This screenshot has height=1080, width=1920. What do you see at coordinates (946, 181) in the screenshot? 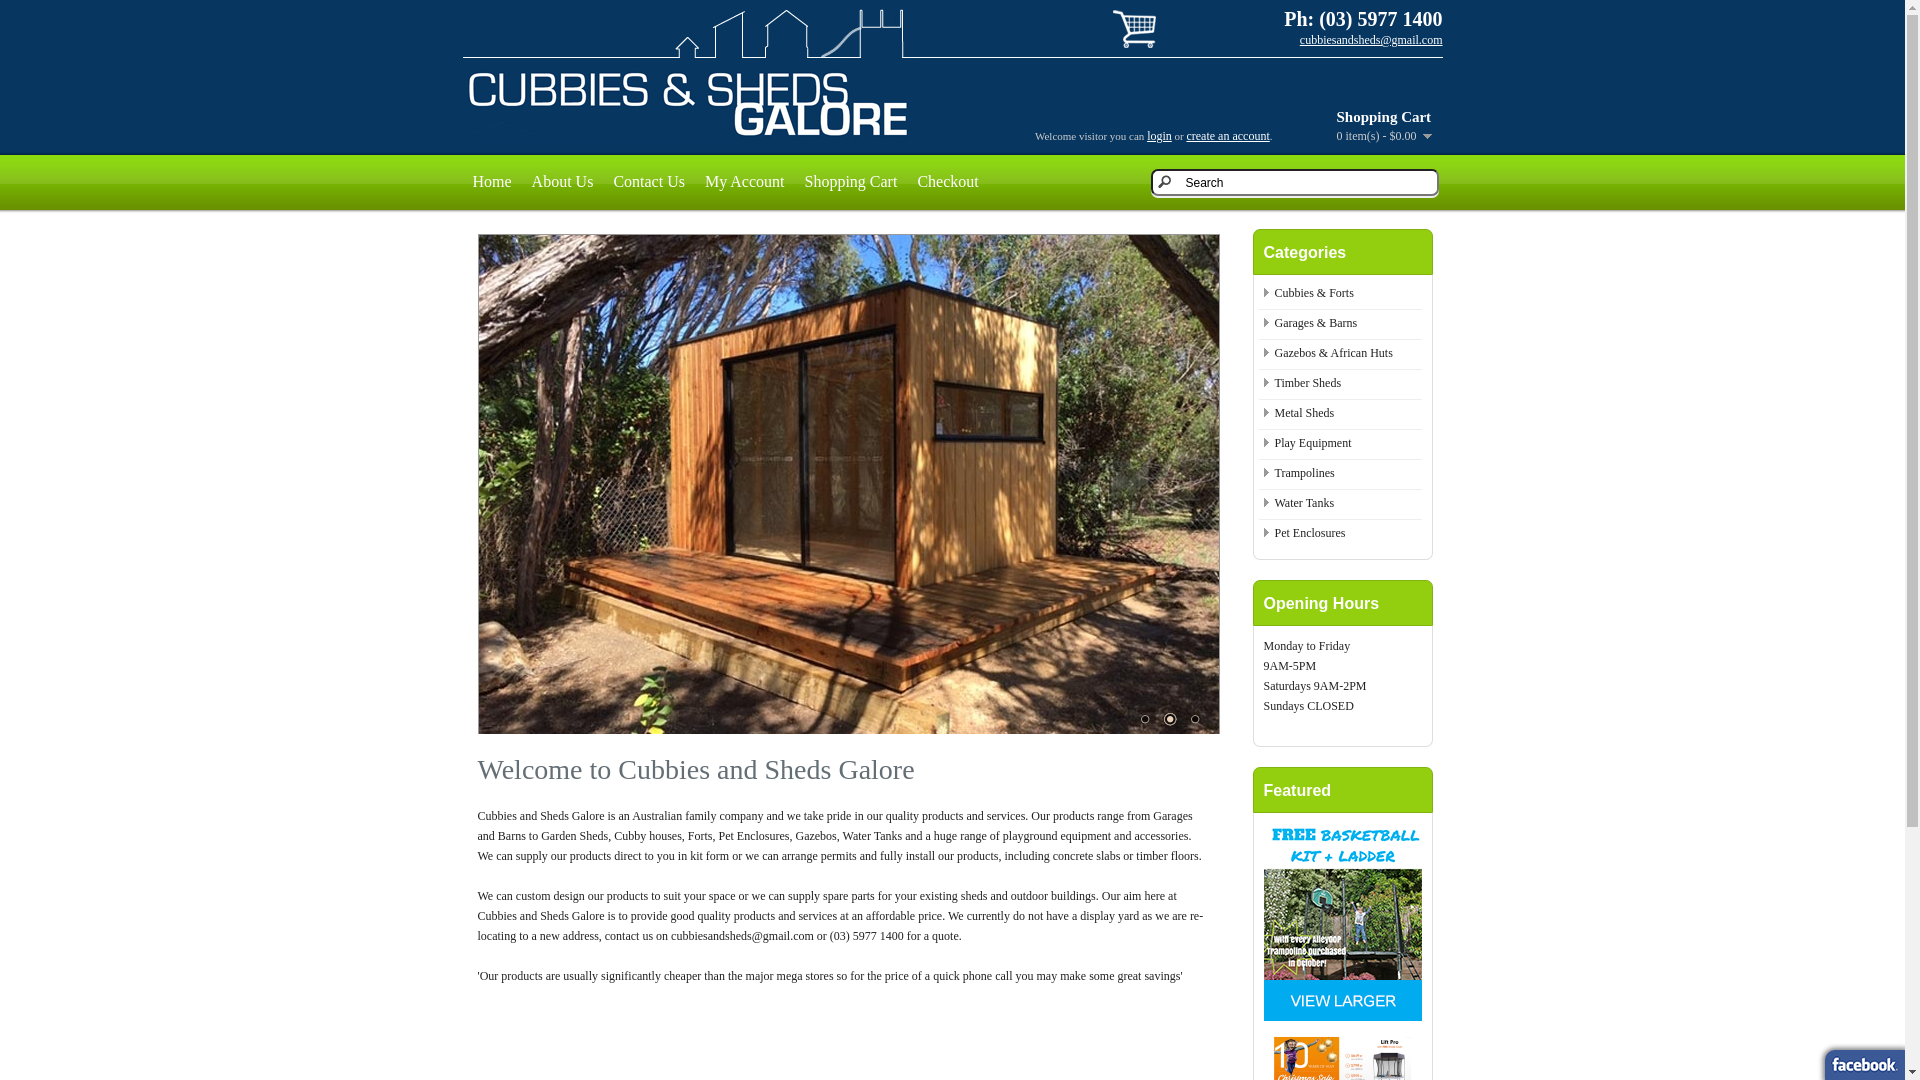
I see `'Checkout'` at bounding box center [946, 181].